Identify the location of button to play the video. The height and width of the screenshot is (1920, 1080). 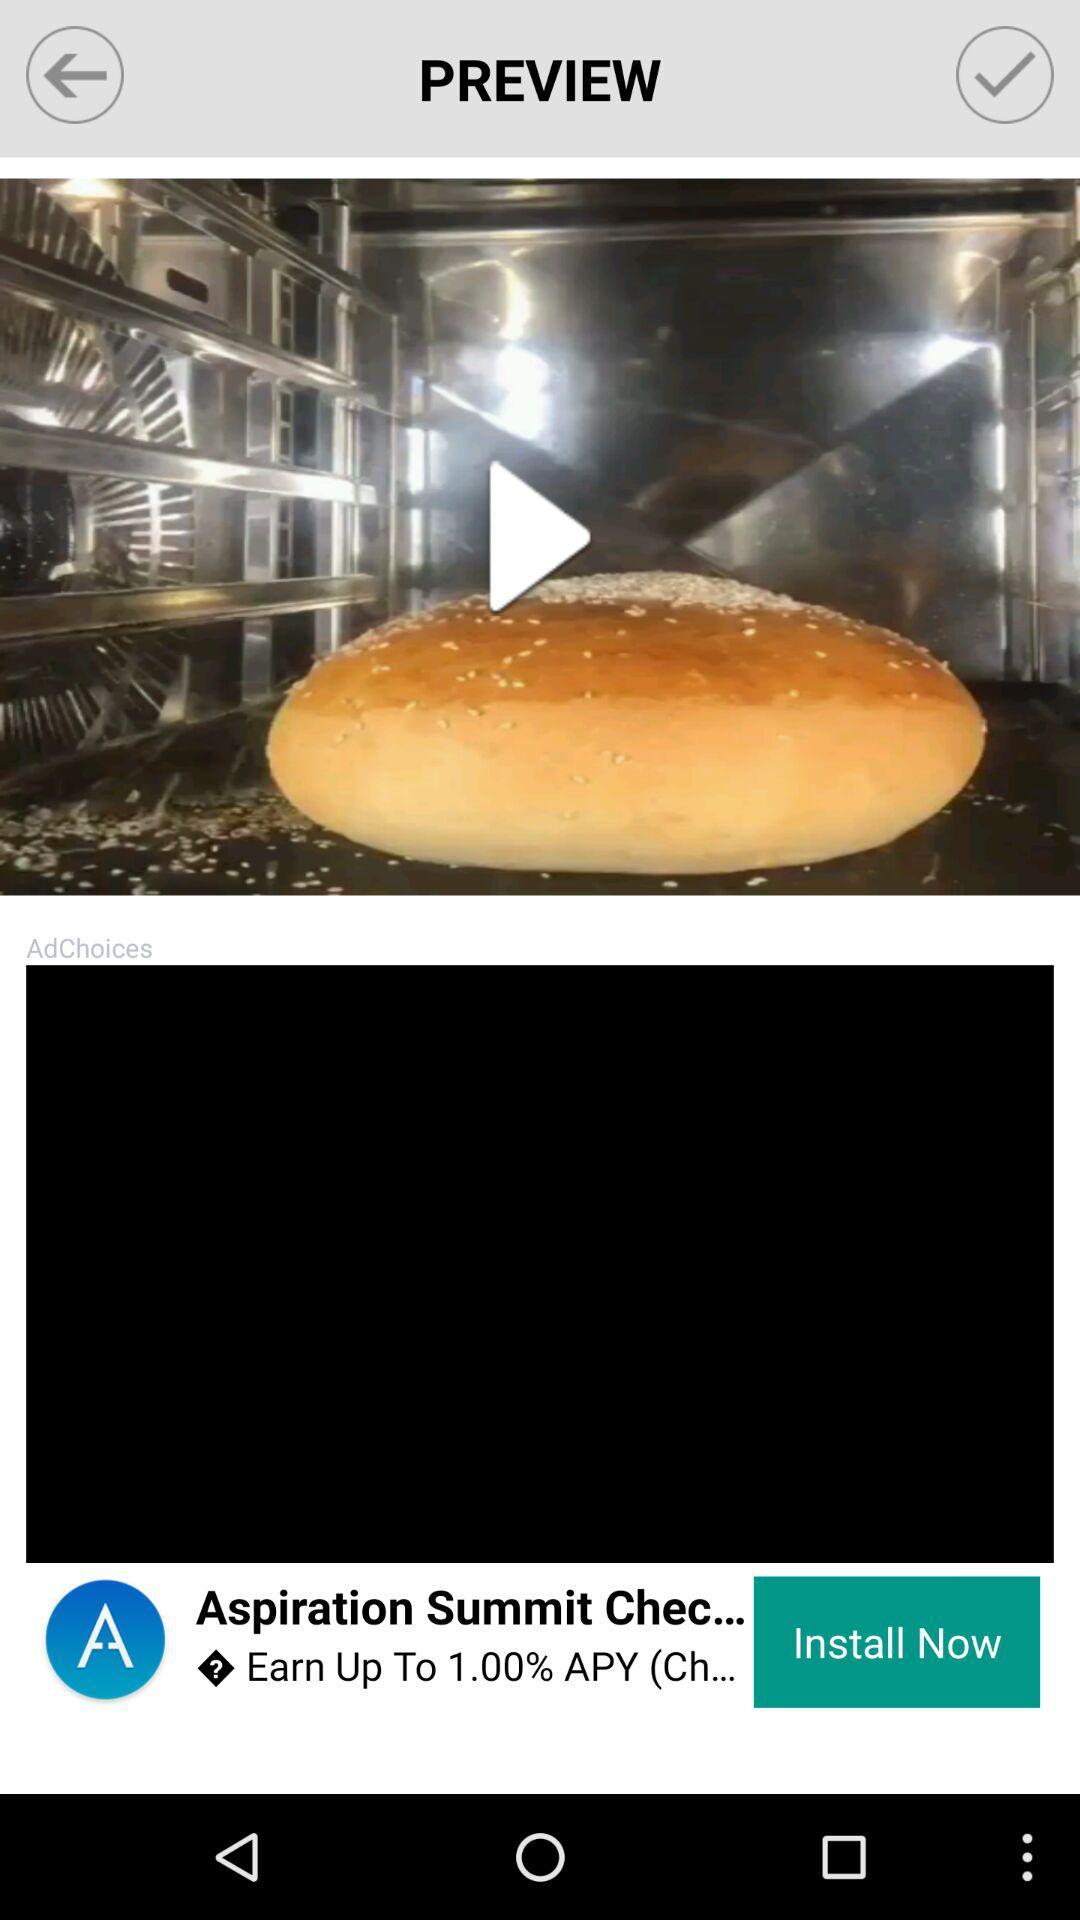
(540, 537).